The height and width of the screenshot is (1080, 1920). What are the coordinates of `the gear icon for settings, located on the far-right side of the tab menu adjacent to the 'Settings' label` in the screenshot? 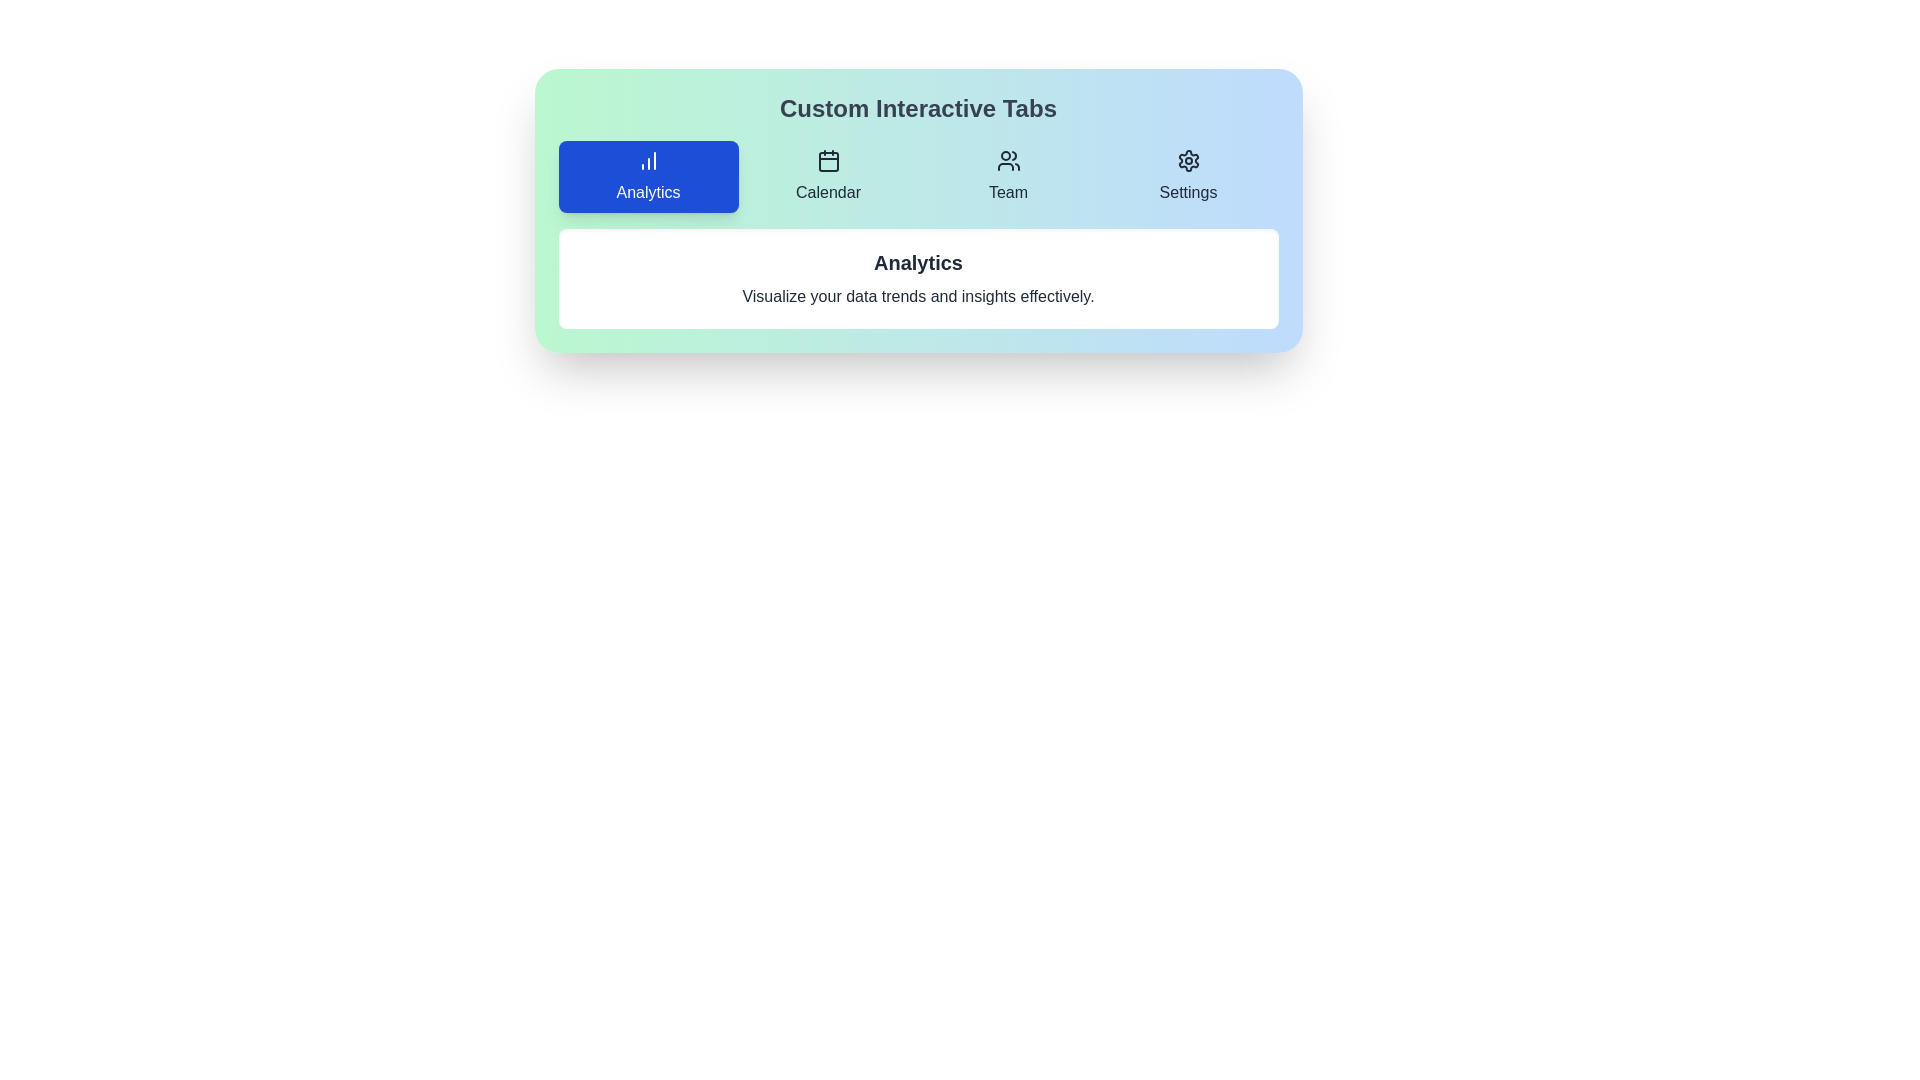 It's located at (1188, 160).